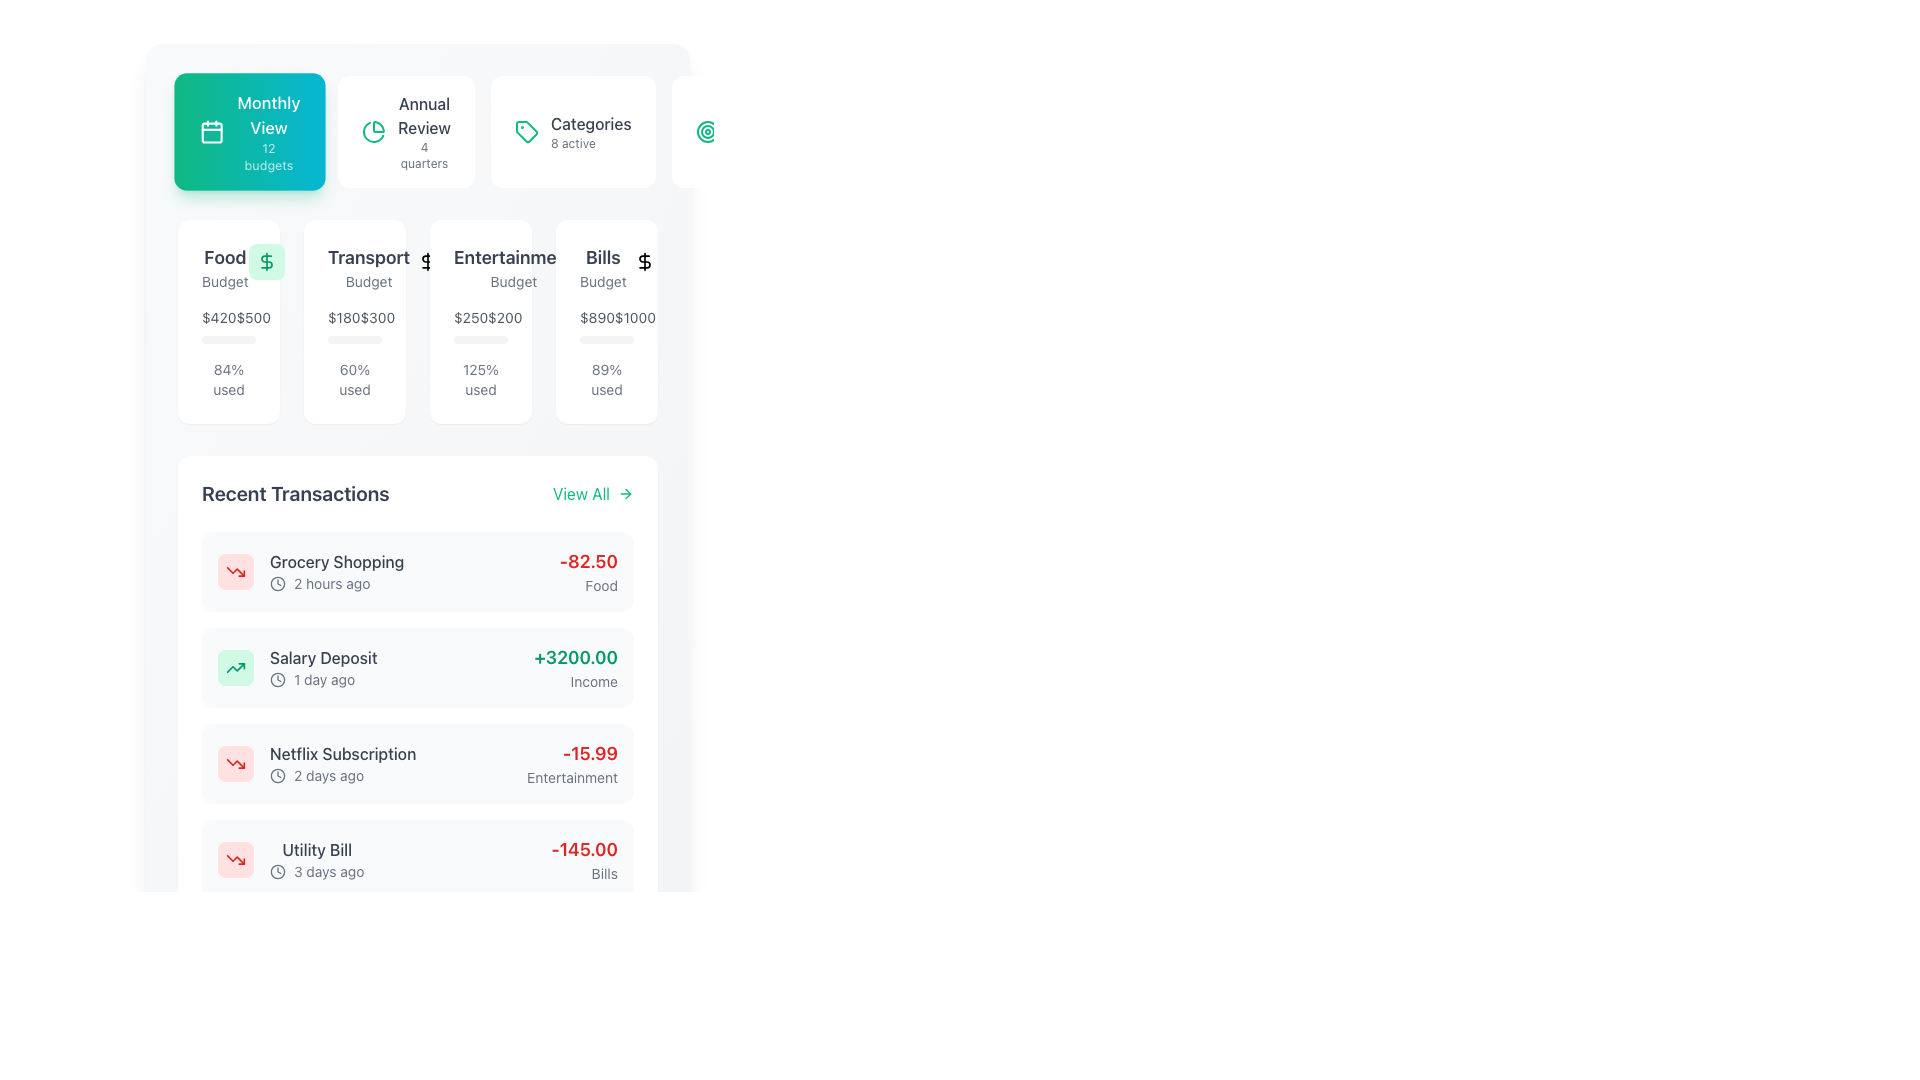 This screenshot has width=1920, height=1080. What do you see at coordinates (329, 870) in the screenshot?
I see `the timestamp text label located in the bottom transaction entry of the 'Recent Transactions' section, which is positioned to the right of a clock icon and below the 'Utility Bill' label` at bounding box center [329, 870].